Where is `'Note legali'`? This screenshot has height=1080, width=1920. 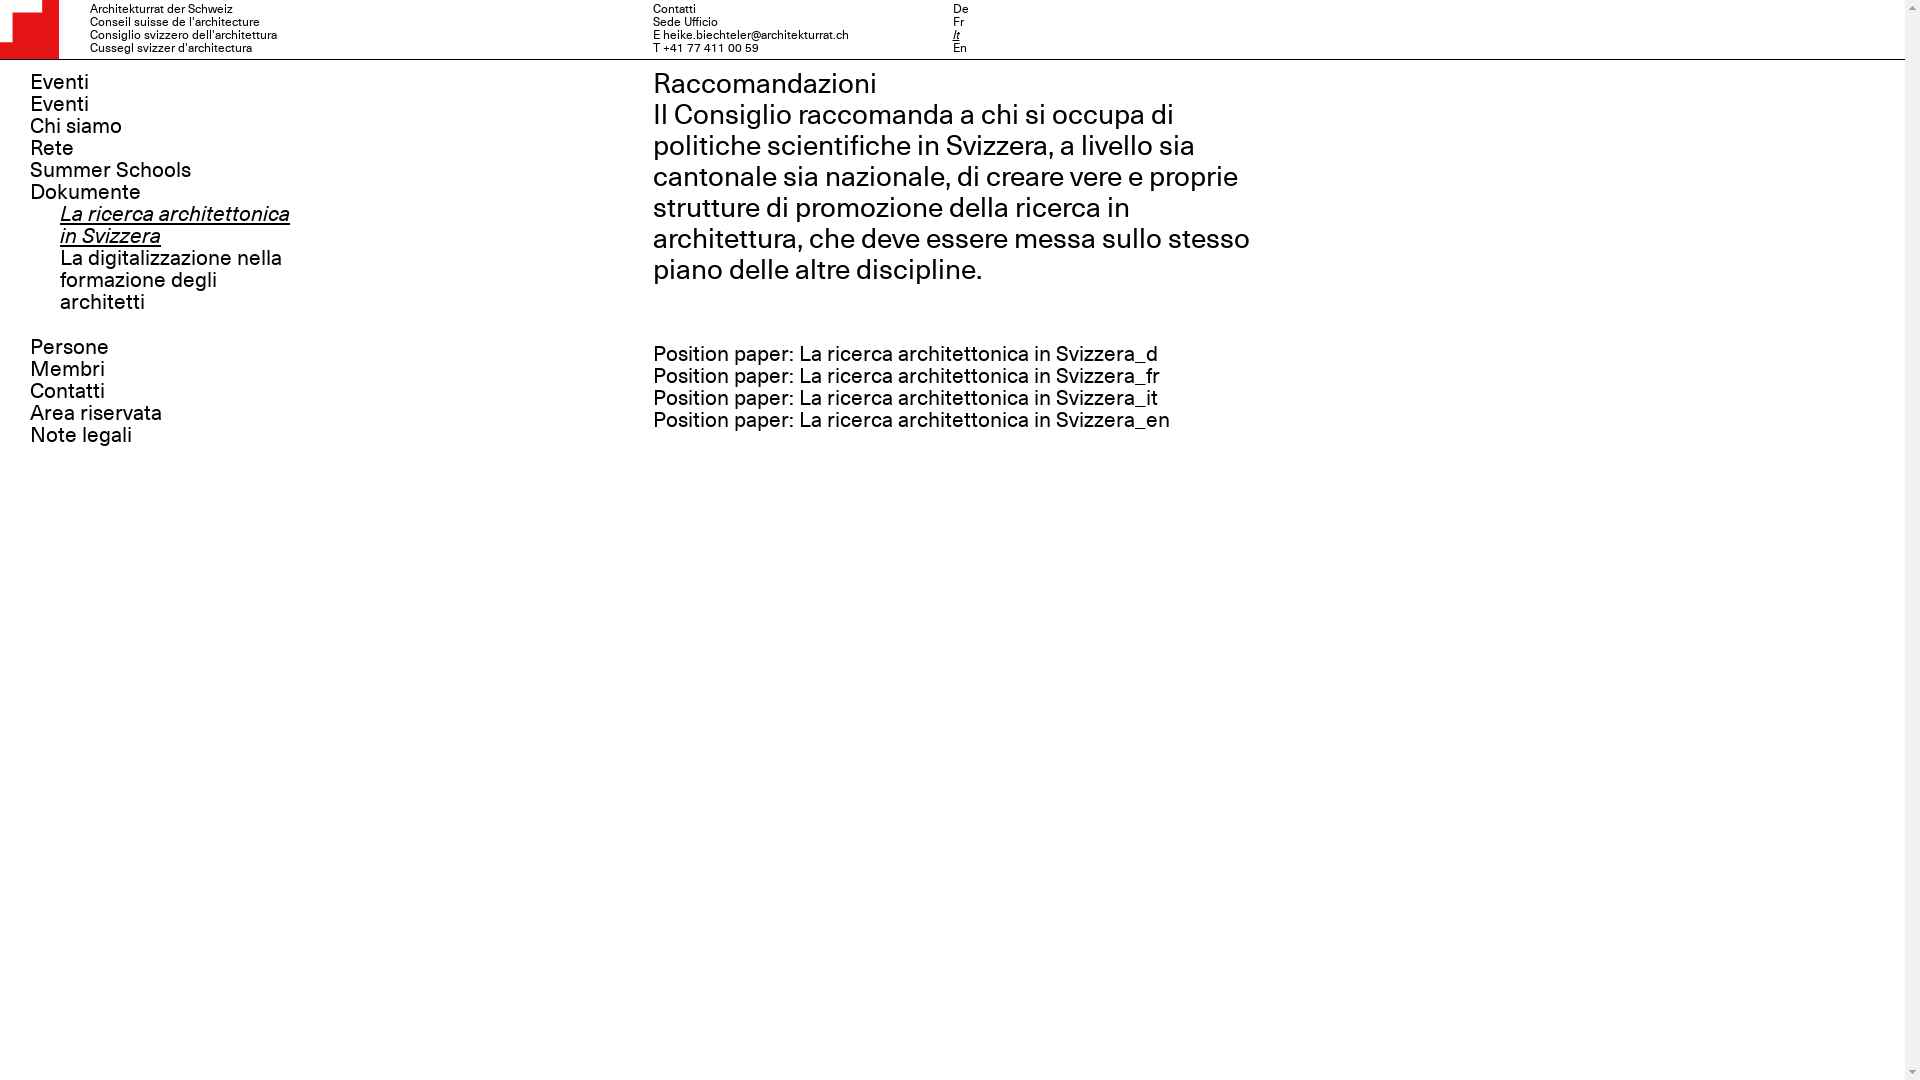 'Note legali' is located at coordinates (80, 434).